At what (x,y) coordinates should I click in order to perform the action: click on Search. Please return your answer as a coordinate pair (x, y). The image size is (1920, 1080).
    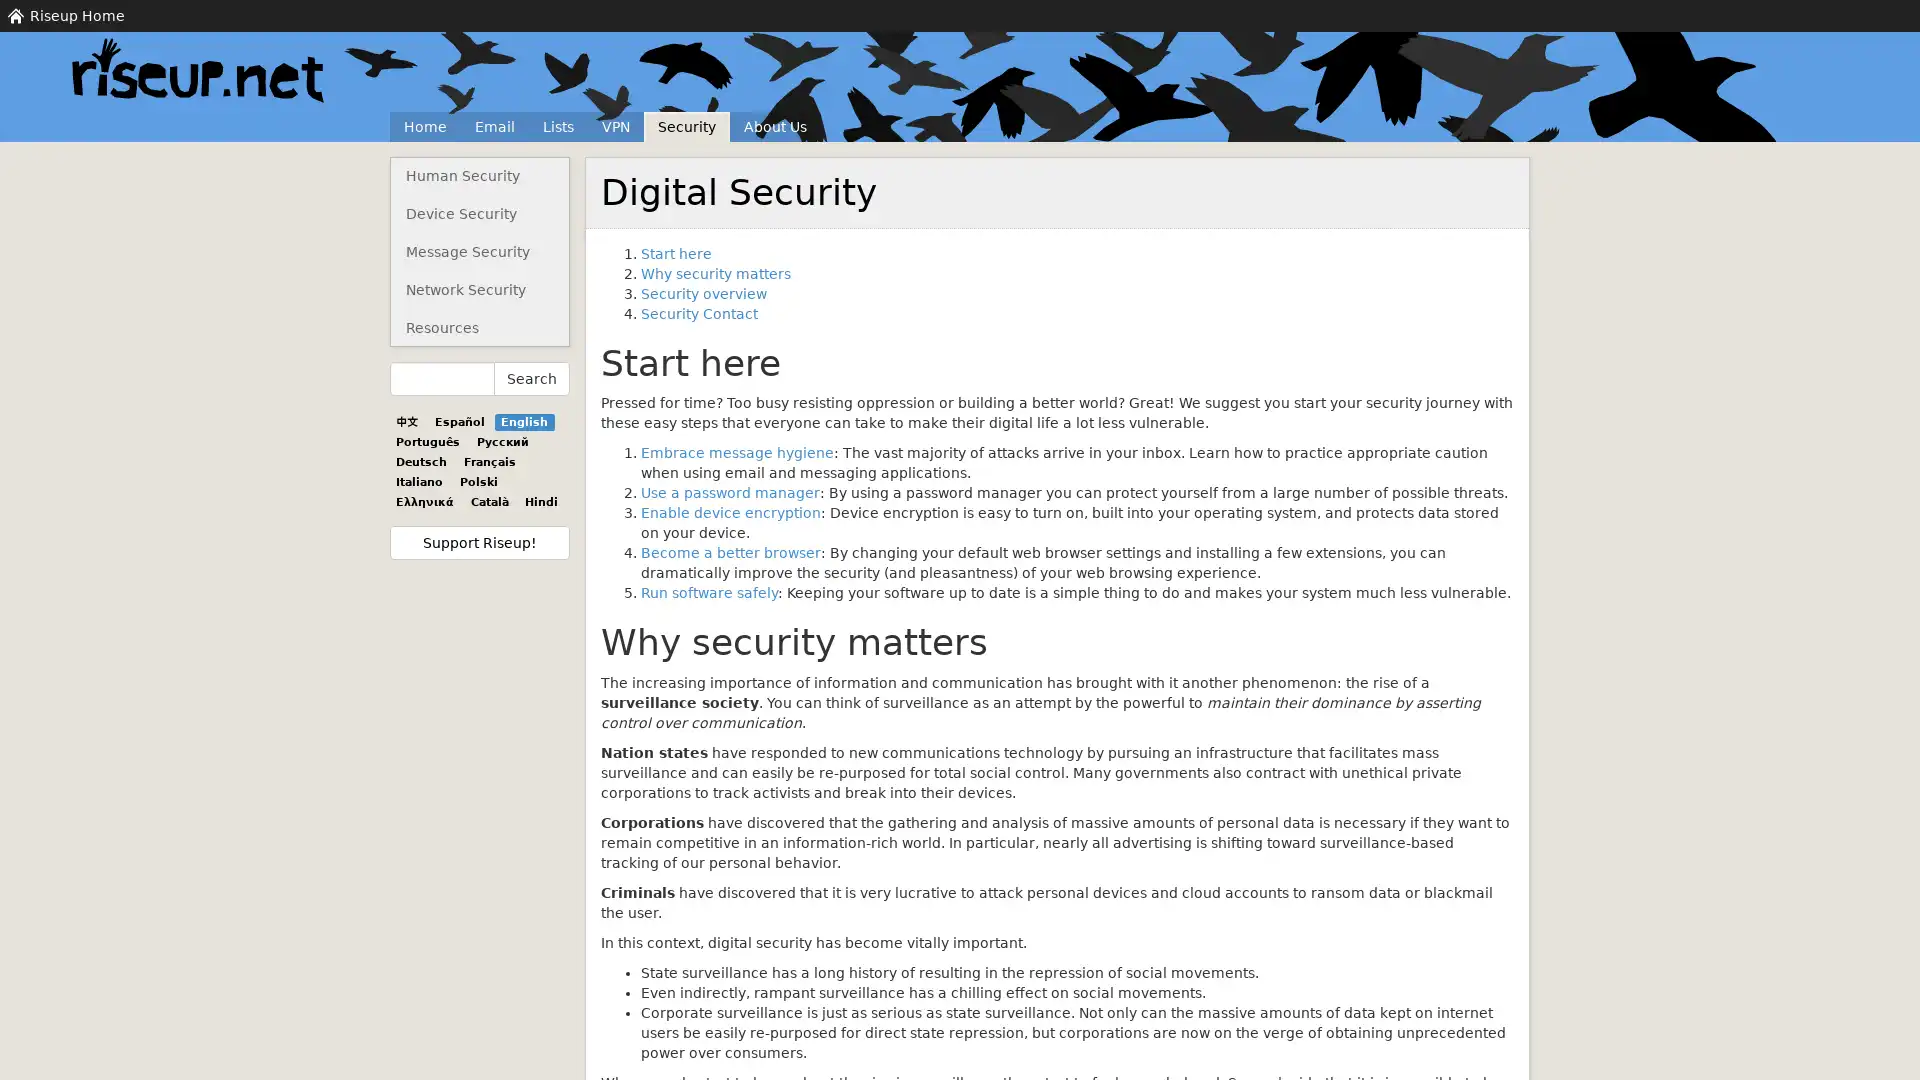
    Looking at the image, I should click on (532, 378).